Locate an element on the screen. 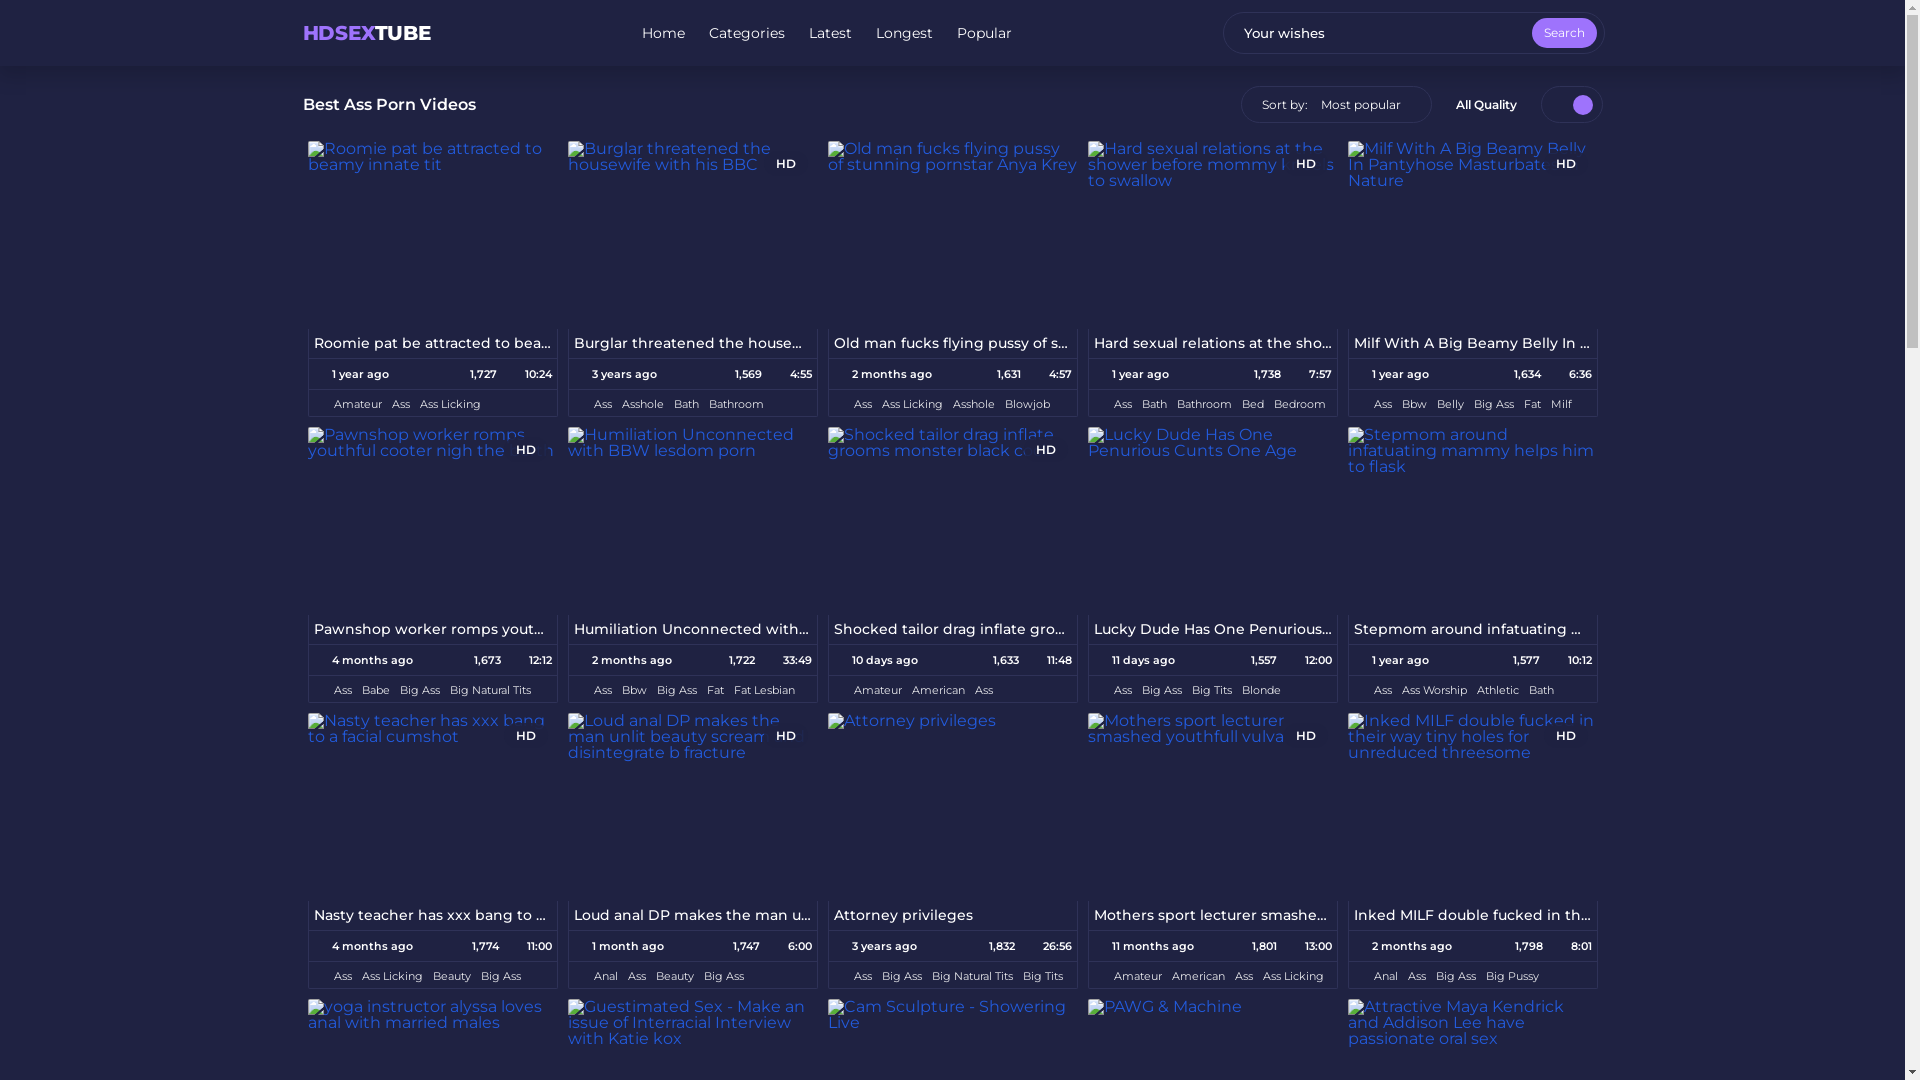 The image size is (1920, 1080). 'Bath' is located at coordinates (686, 404).